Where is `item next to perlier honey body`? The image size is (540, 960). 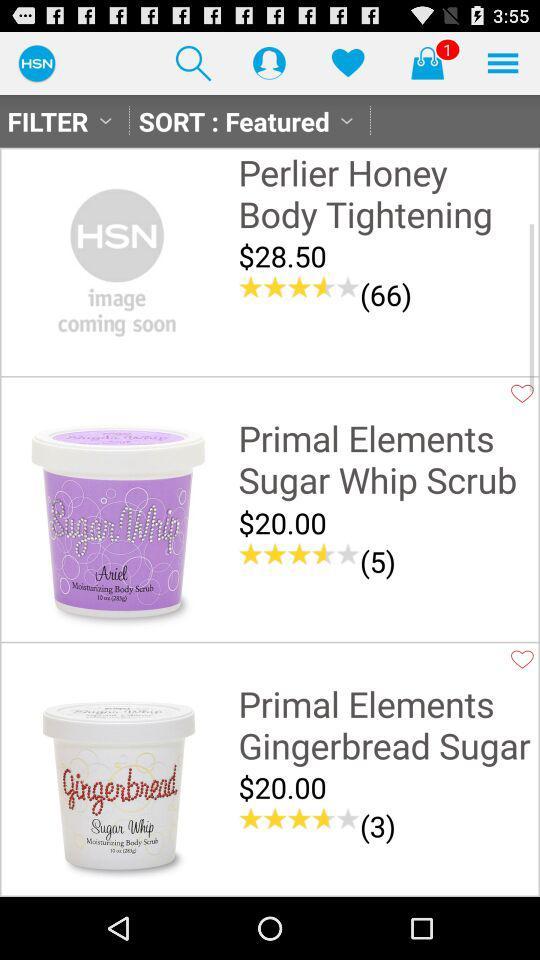
item next to perlier honey body is located at coordinates (117, 258).